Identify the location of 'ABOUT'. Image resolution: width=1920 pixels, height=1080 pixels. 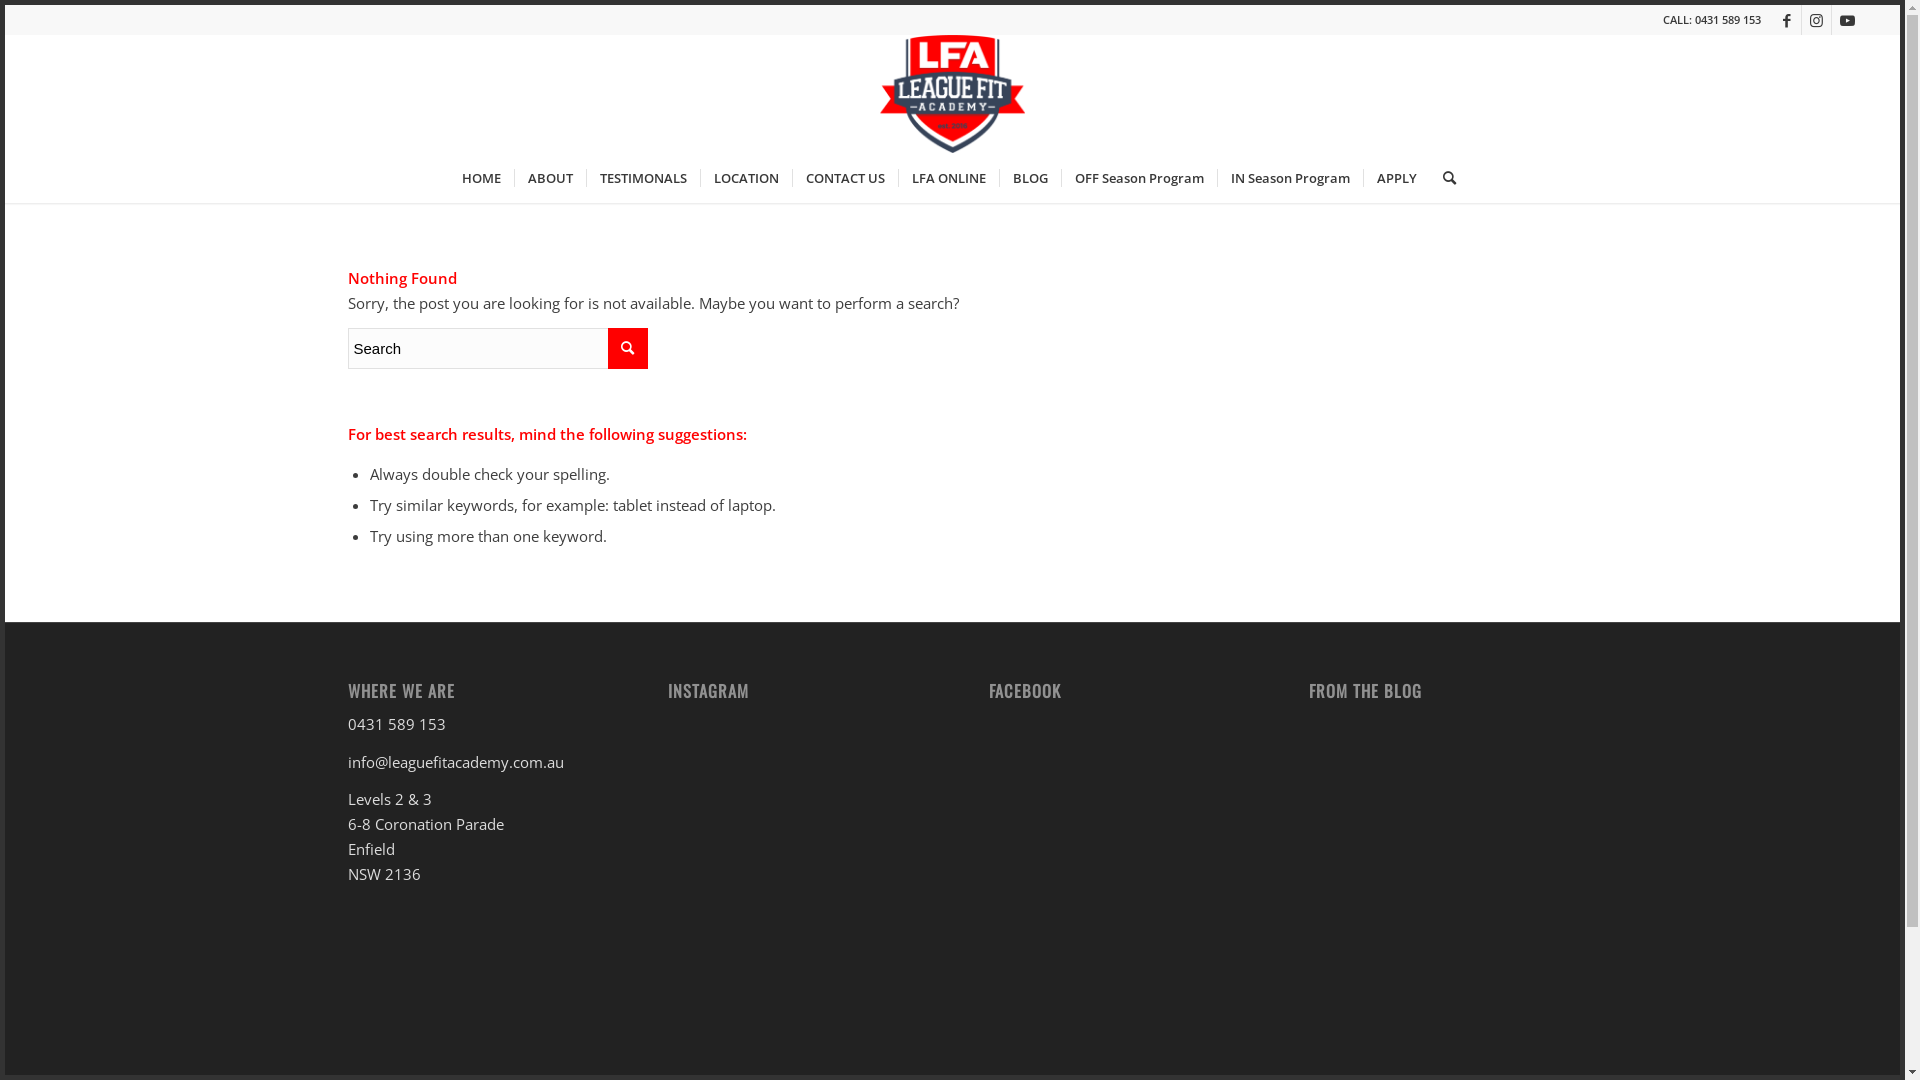
(550, 176).